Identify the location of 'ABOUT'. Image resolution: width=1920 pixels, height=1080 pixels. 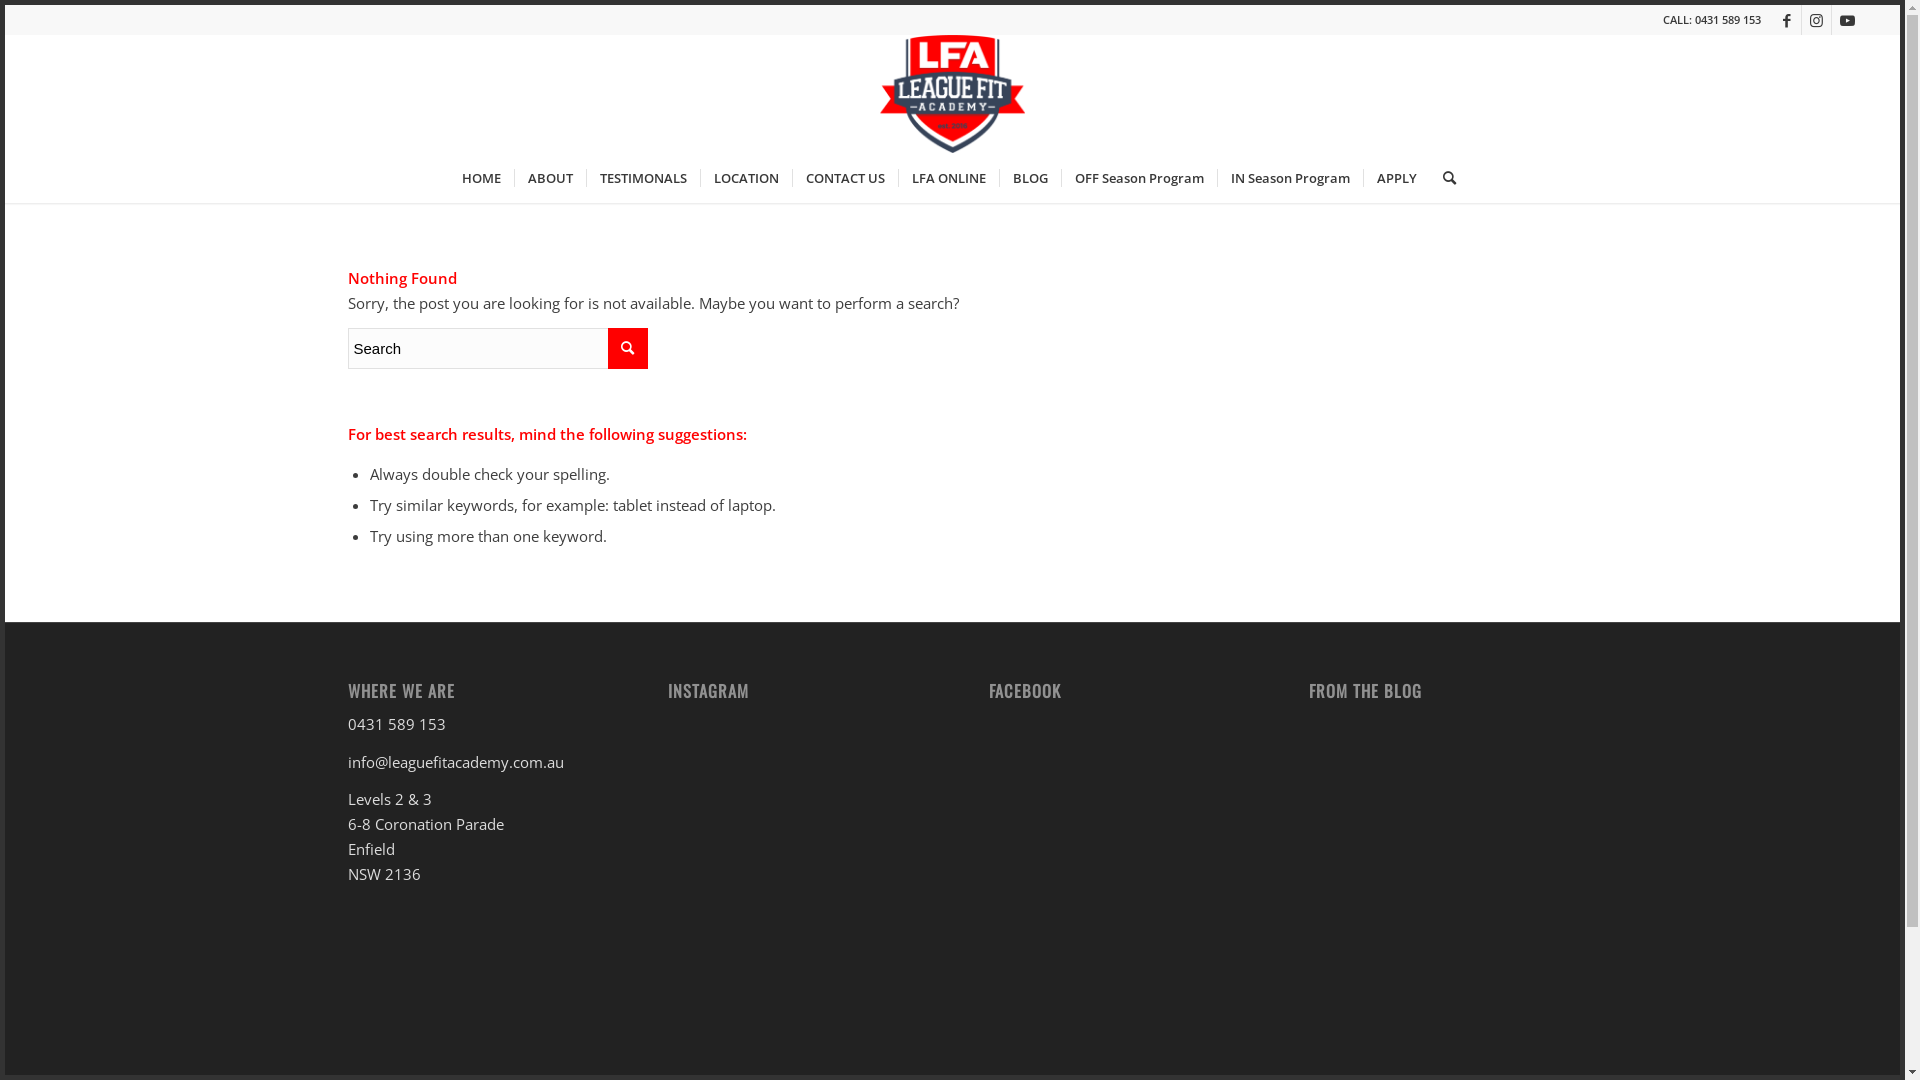
(550, 176).